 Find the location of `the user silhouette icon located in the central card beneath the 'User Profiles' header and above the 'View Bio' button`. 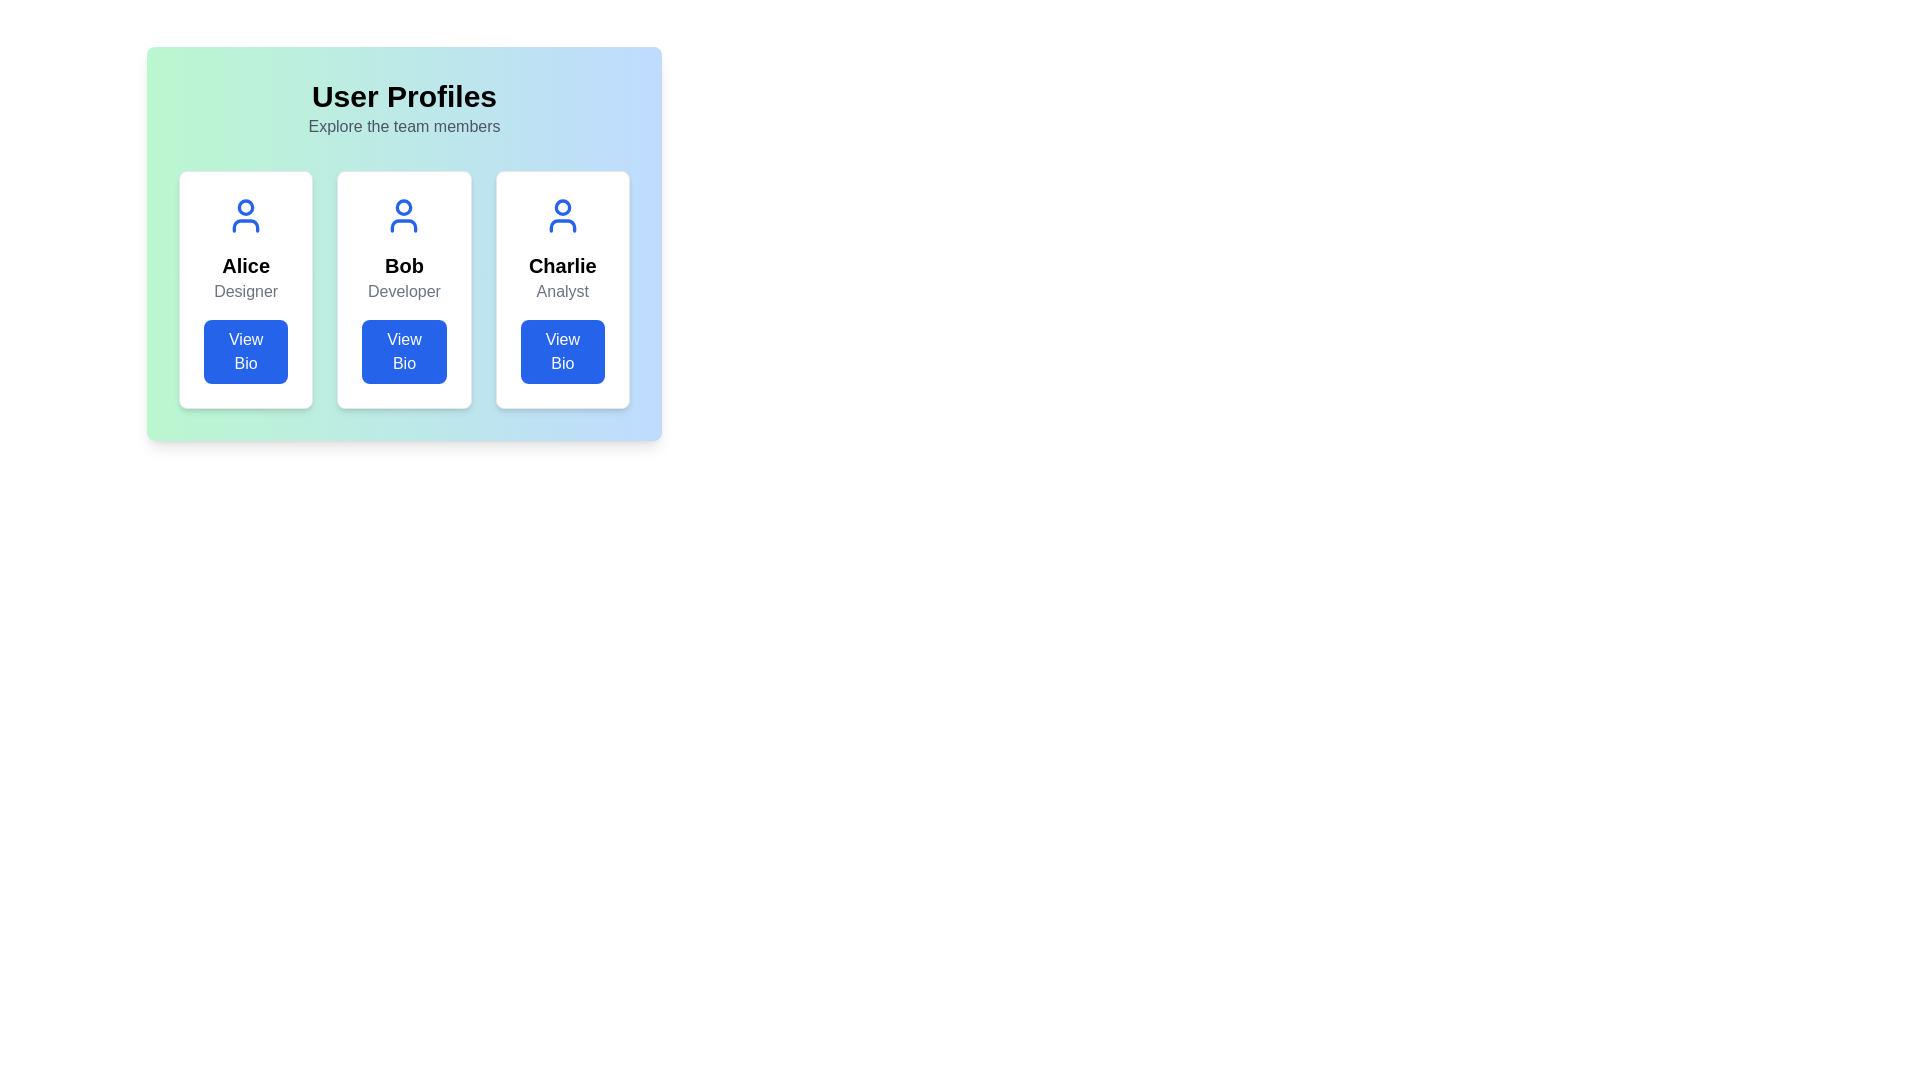

the user silhouette icon located in the central card beneath the 'User Profiles' header and above the 'View Bio' button is located at coordinates (403, 216).